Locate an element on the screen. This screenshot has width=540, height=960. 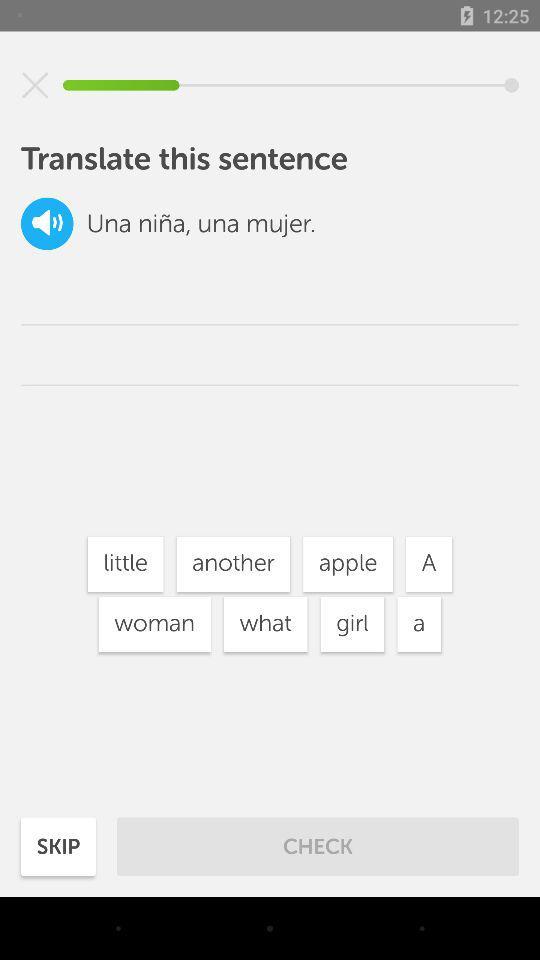
the volume icon is located at coordinates (47, 223).